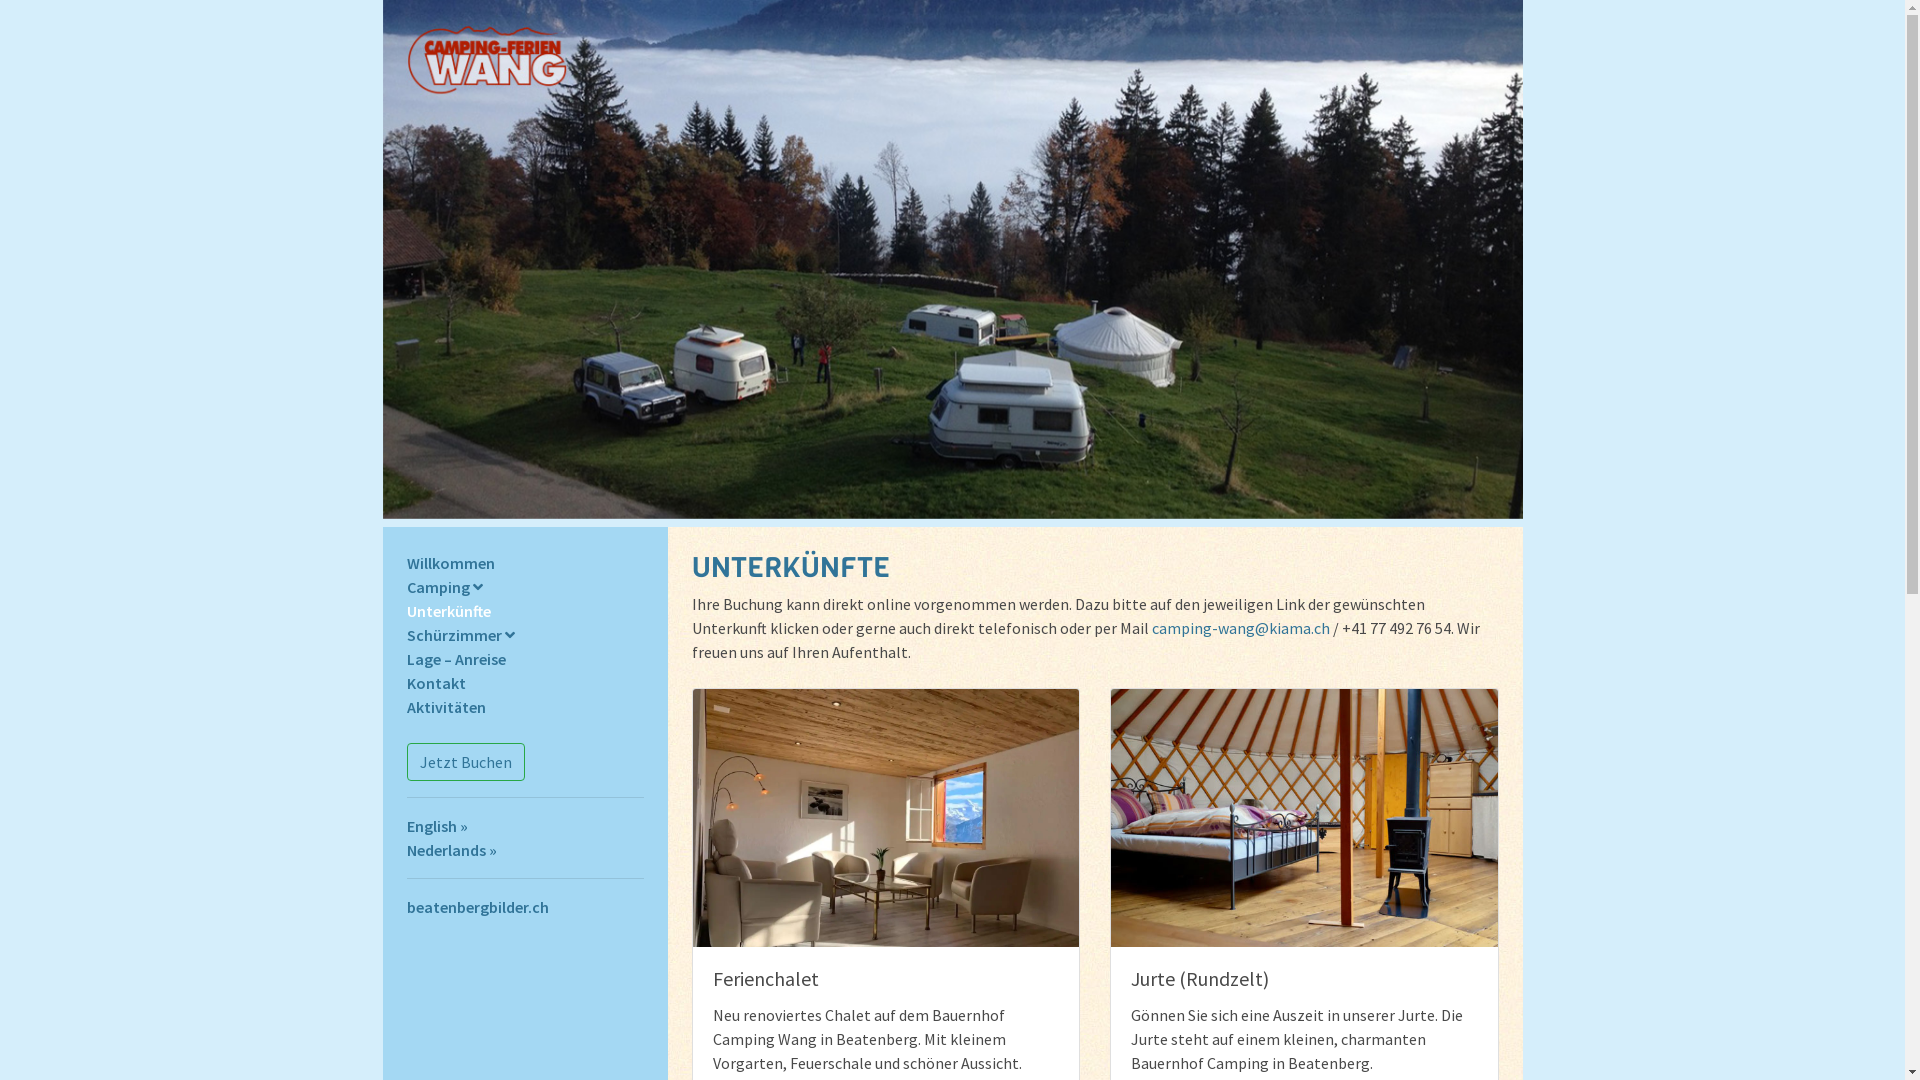 This screenshot has height=1080, width=1920. What do you see at coordinates (405, 906) in the screenshot?
I see `'beatenbergbilder.ch'` at bounding box center [405, 906].